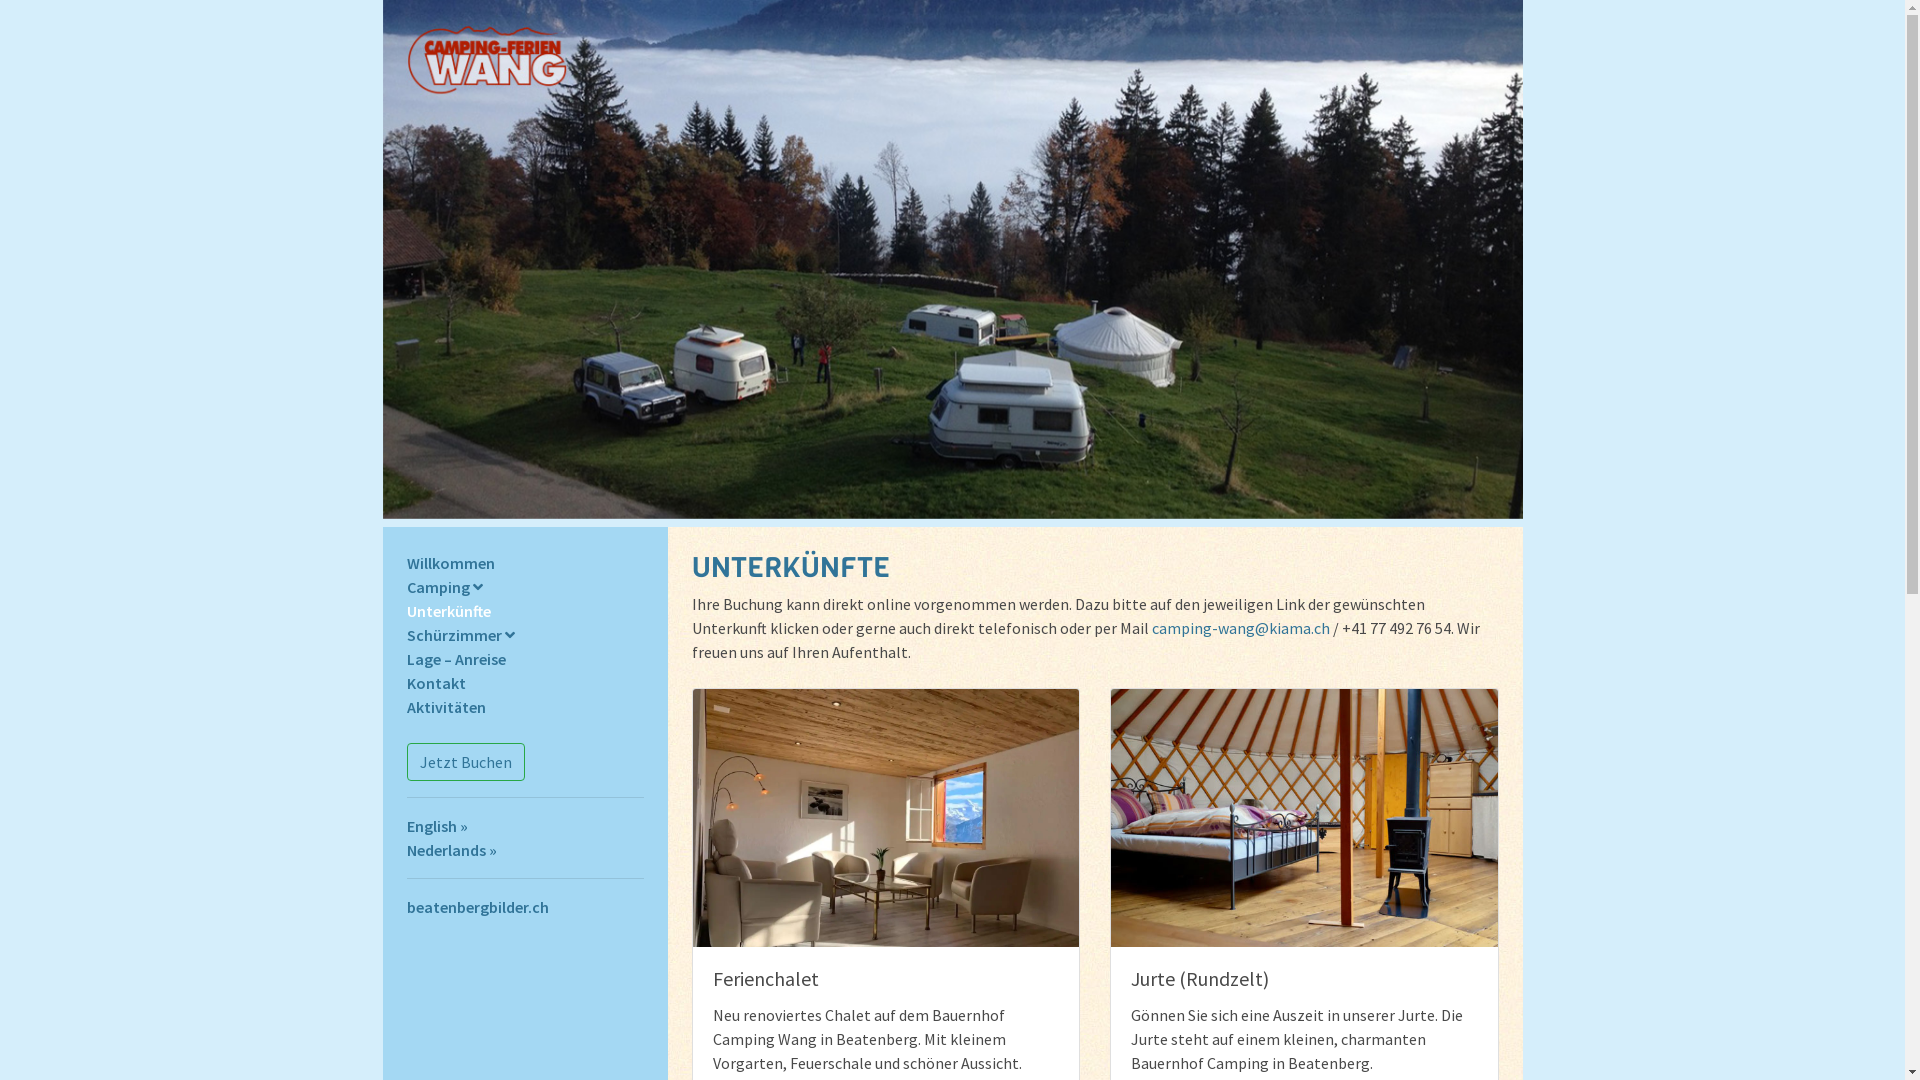 This screenshot has height=1080, width=1920. What do you see at coordinates (405, 906) in the screenshot?
I see `'beatenbergbilder.ch'` at bounding box center [405, 906].